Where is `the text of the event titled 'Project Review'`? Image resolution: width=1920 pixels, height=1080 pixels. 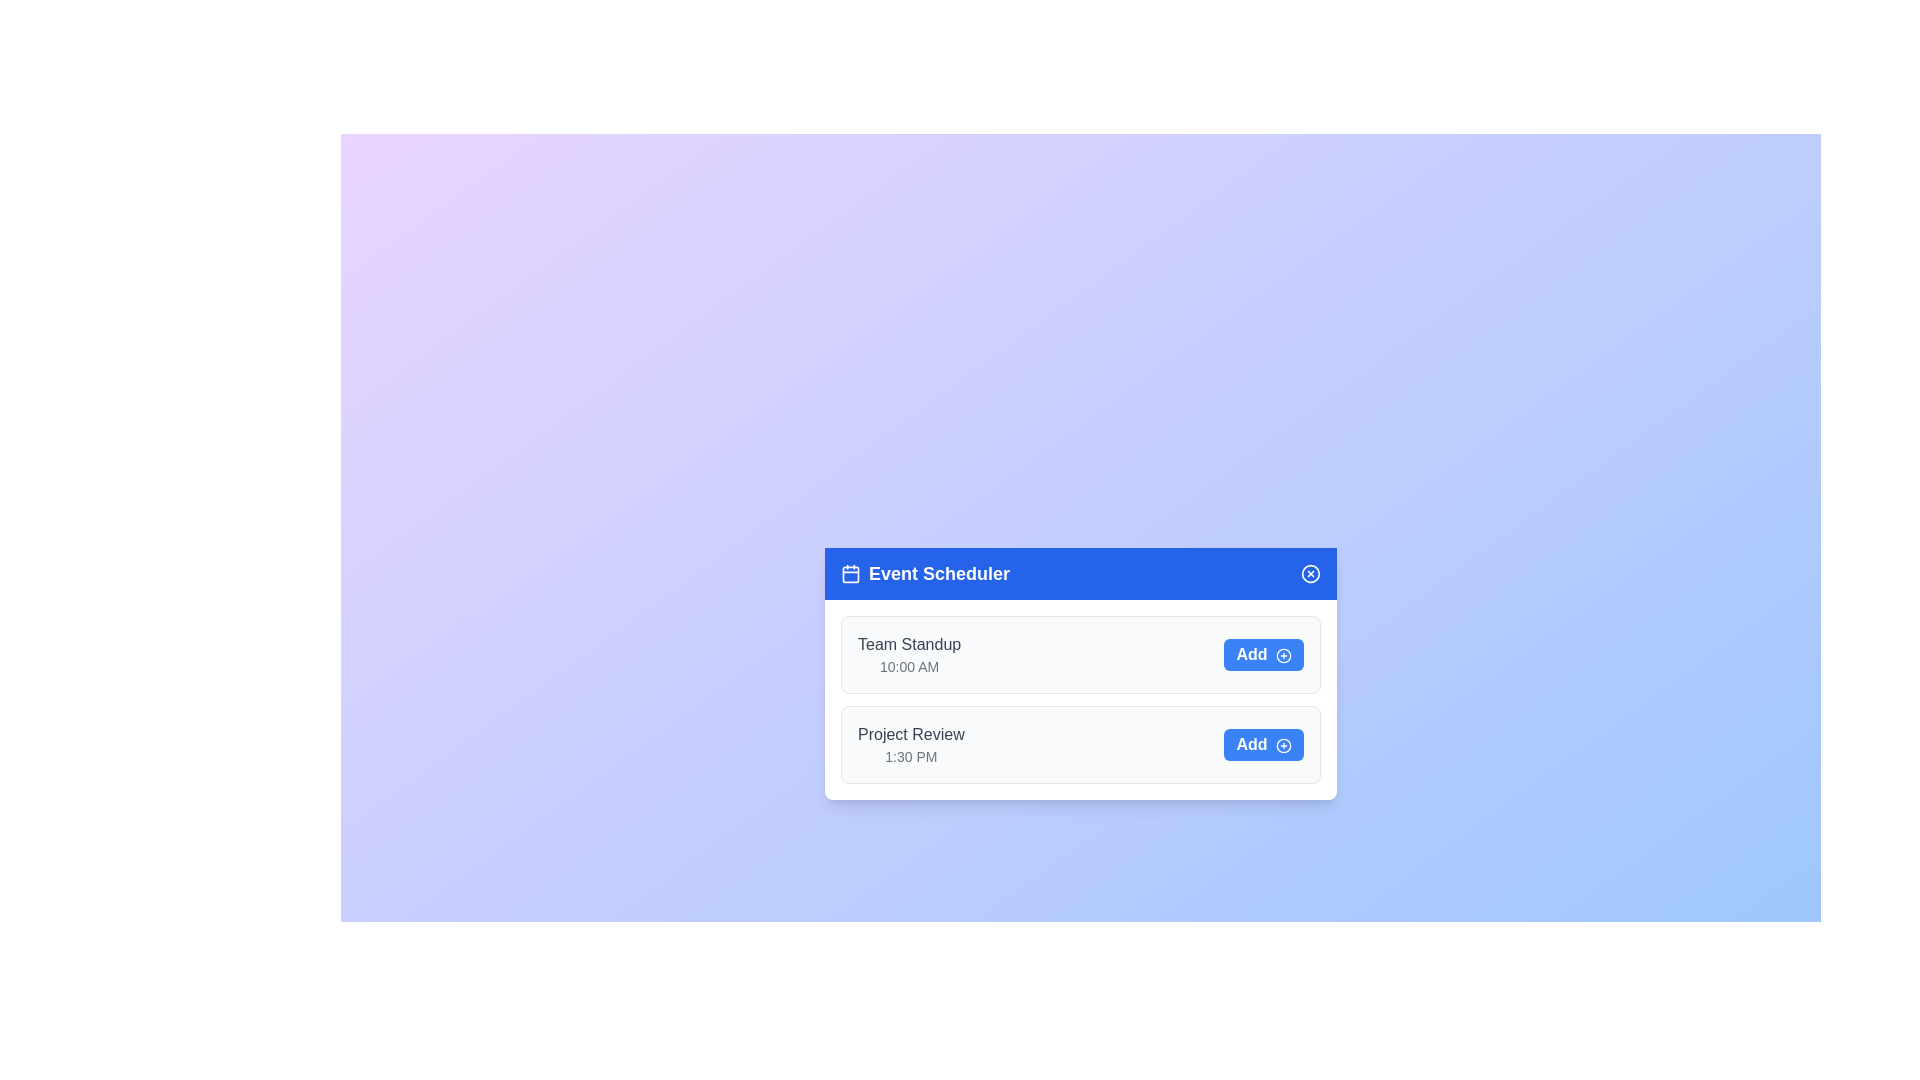 the text of the event titled 'Project Review' is located at coordinates (910, 735).